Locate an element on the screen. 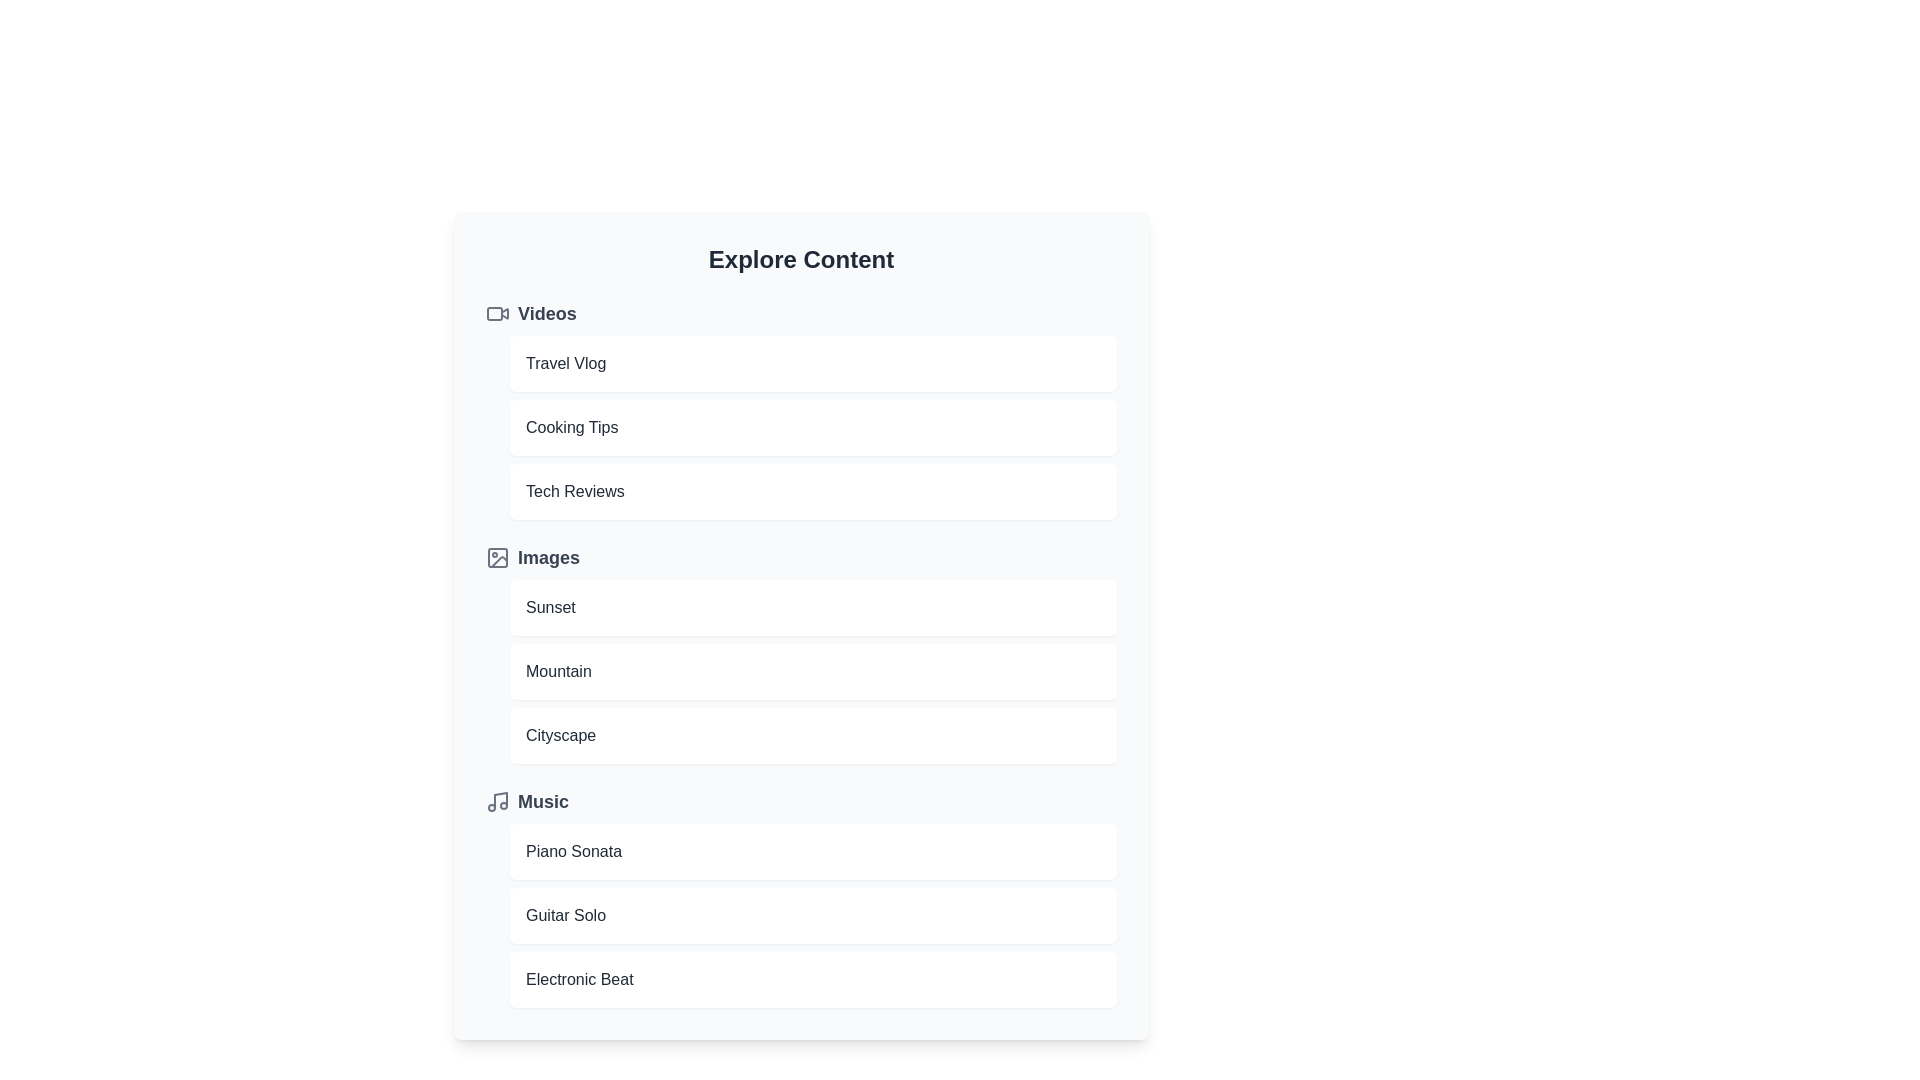 The image size is (1920, 1080). the item Mountain to open it is located at coordinates (813, 671).